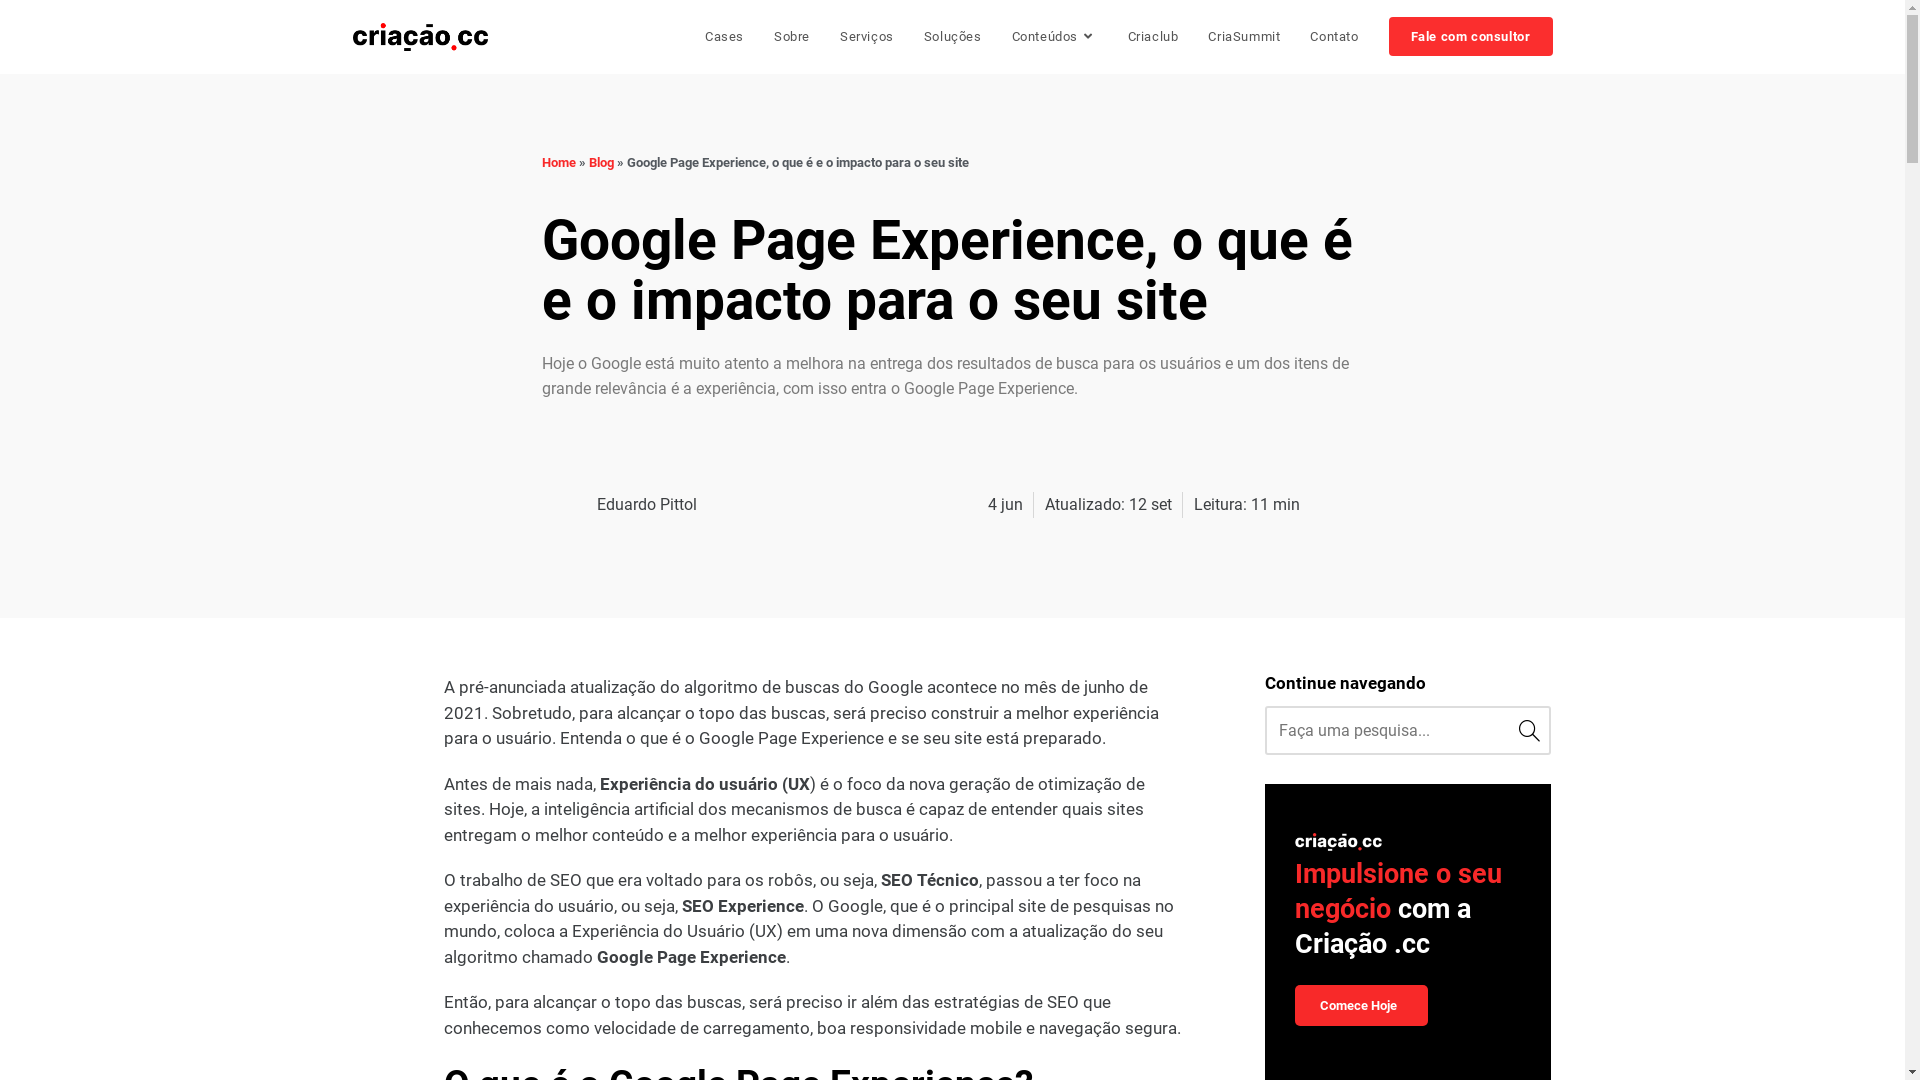 The image size is (1920, 1080). What do you see at coordinates (1334, 37) in the screenshot?
I see `'Contato'` at bounding box center [1334, 37].